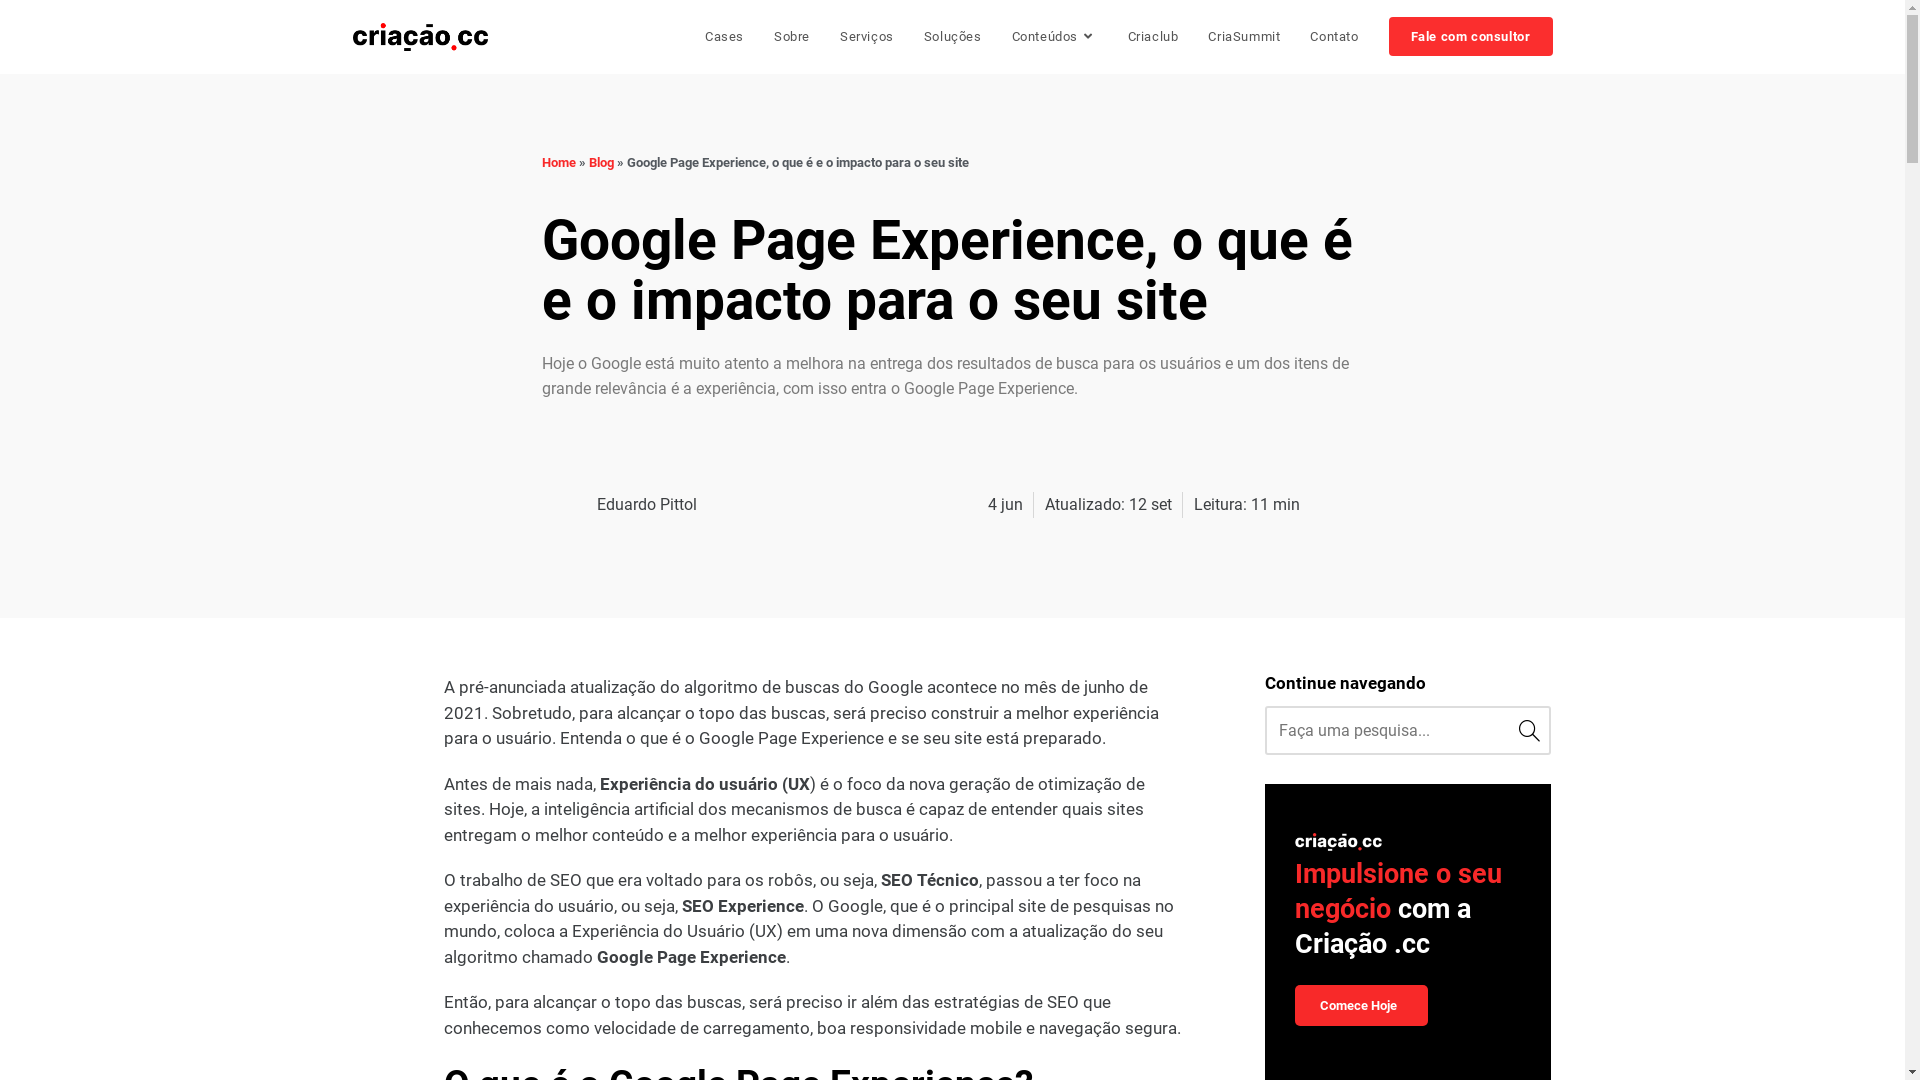 The image size is (1920, 1080). What do you see at coordinates (1334, 37) in the screenshot?
I see `'Contato'` at bounding box center [1334, 37].